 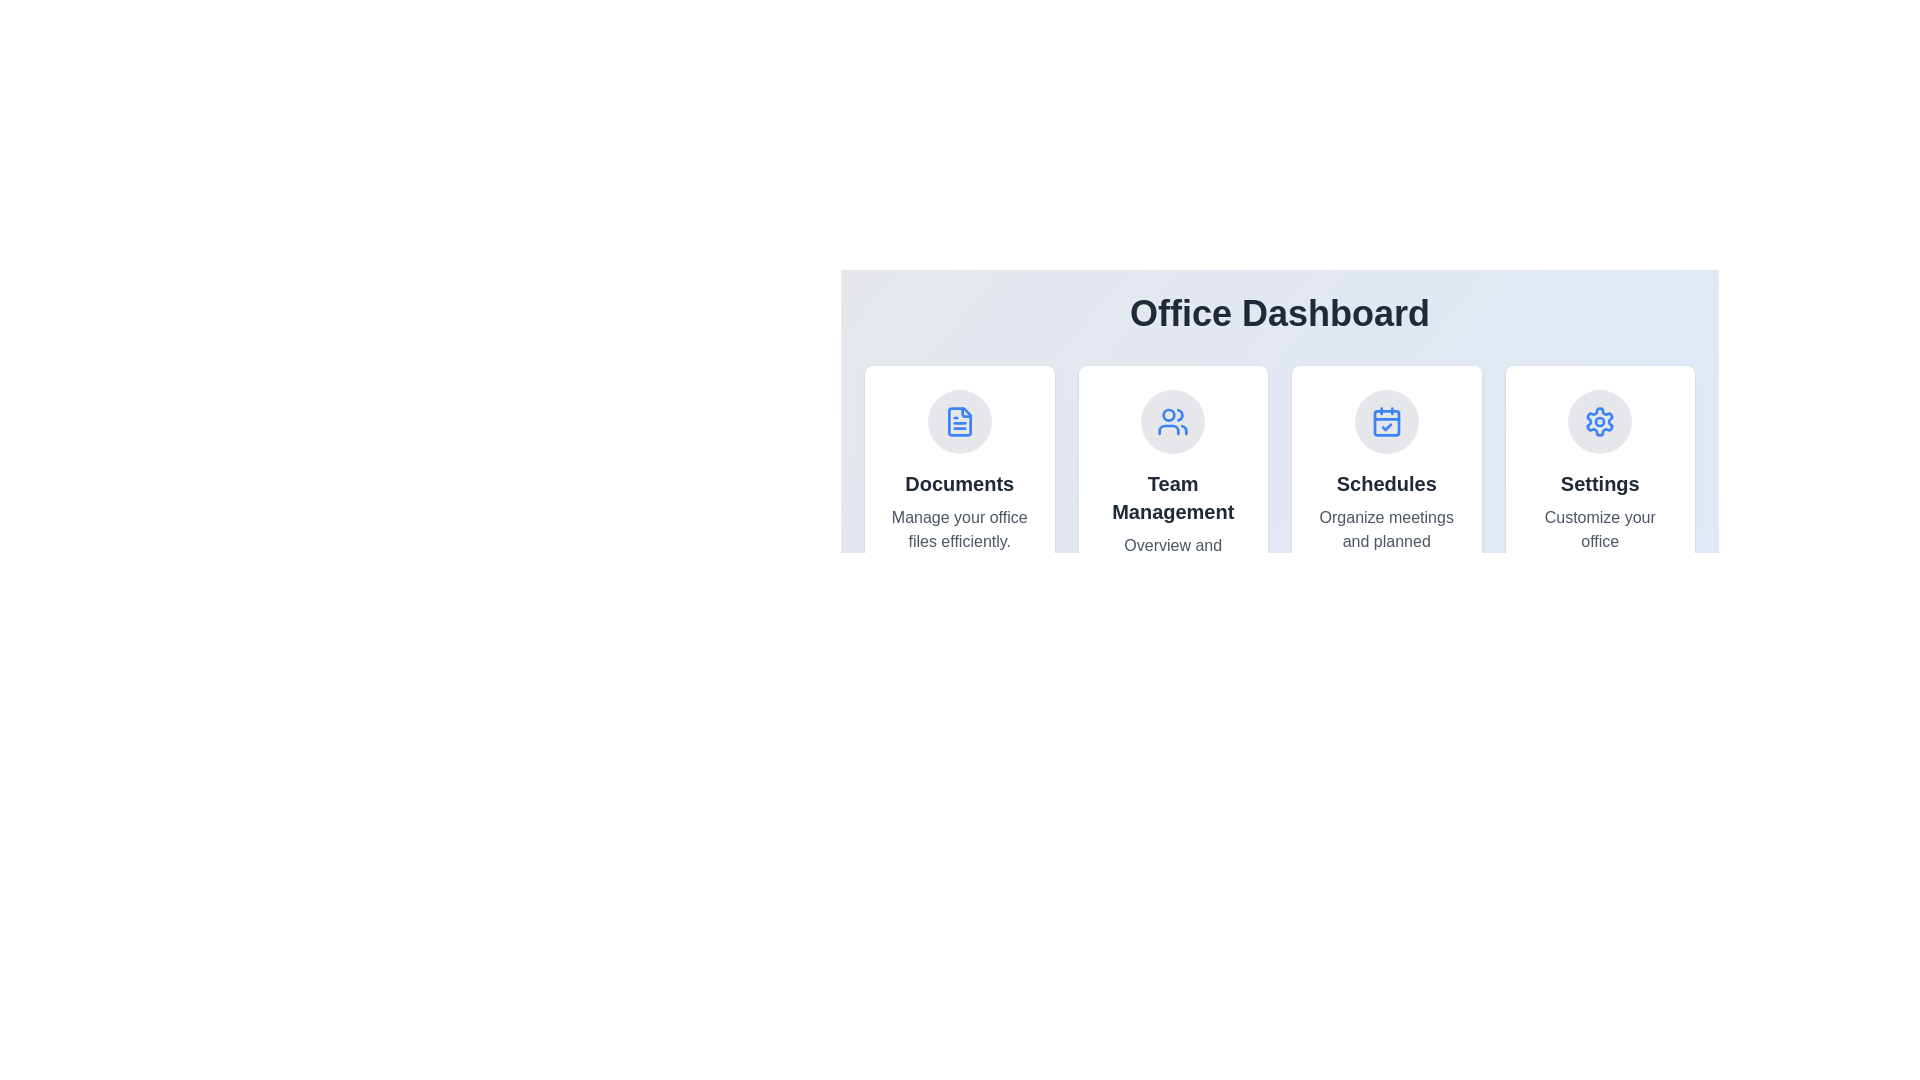 What do you see at coordinates (958, 420) in the screenshot?
I see `the document icon represented by a blue outlined rectangular icon with text lines inside it, located in the leftmost card labeled 'Documents' on the dashboard interface` at bounding box center [958, 420].